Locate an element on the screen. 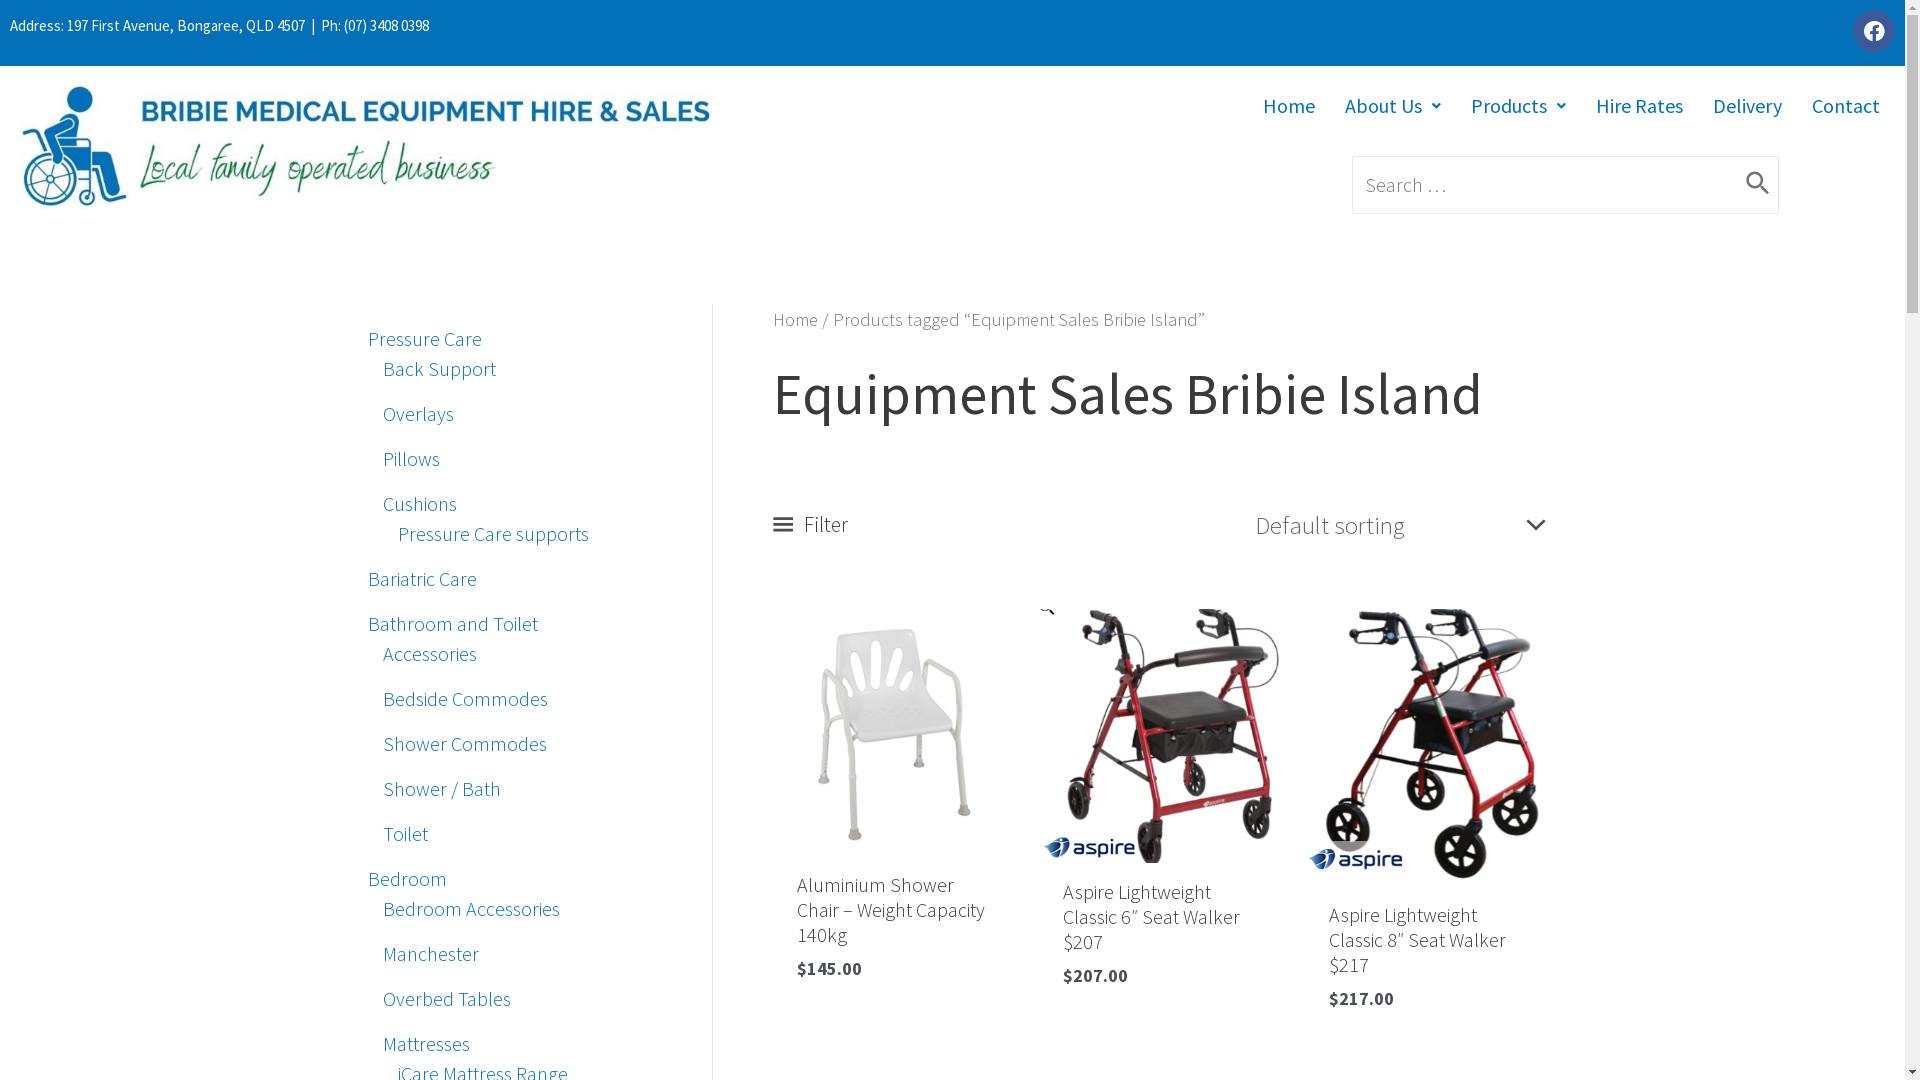  'Home' is located at coordinates (1289, 105).